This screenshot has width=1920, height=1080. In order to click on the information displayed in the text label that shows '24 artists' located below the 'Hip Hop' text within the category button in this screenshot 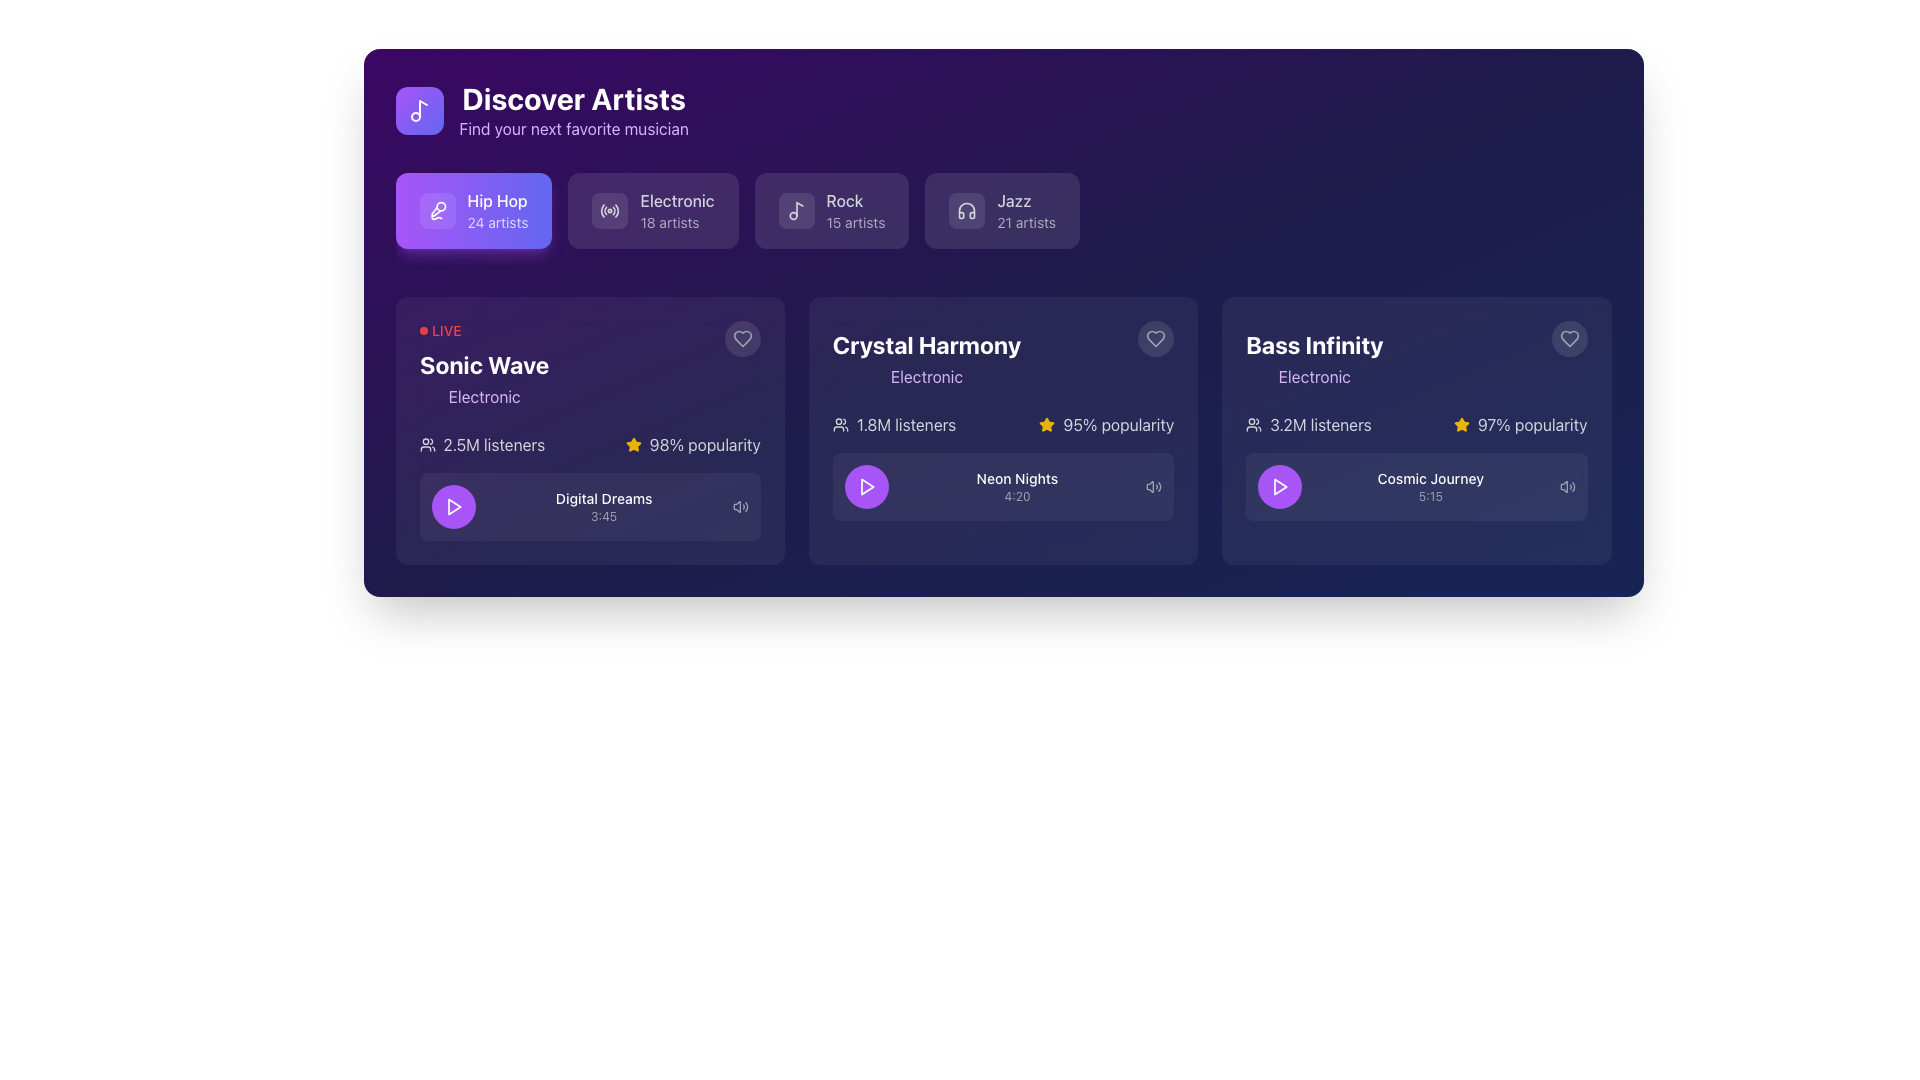, I will do `click(498, 223)`.